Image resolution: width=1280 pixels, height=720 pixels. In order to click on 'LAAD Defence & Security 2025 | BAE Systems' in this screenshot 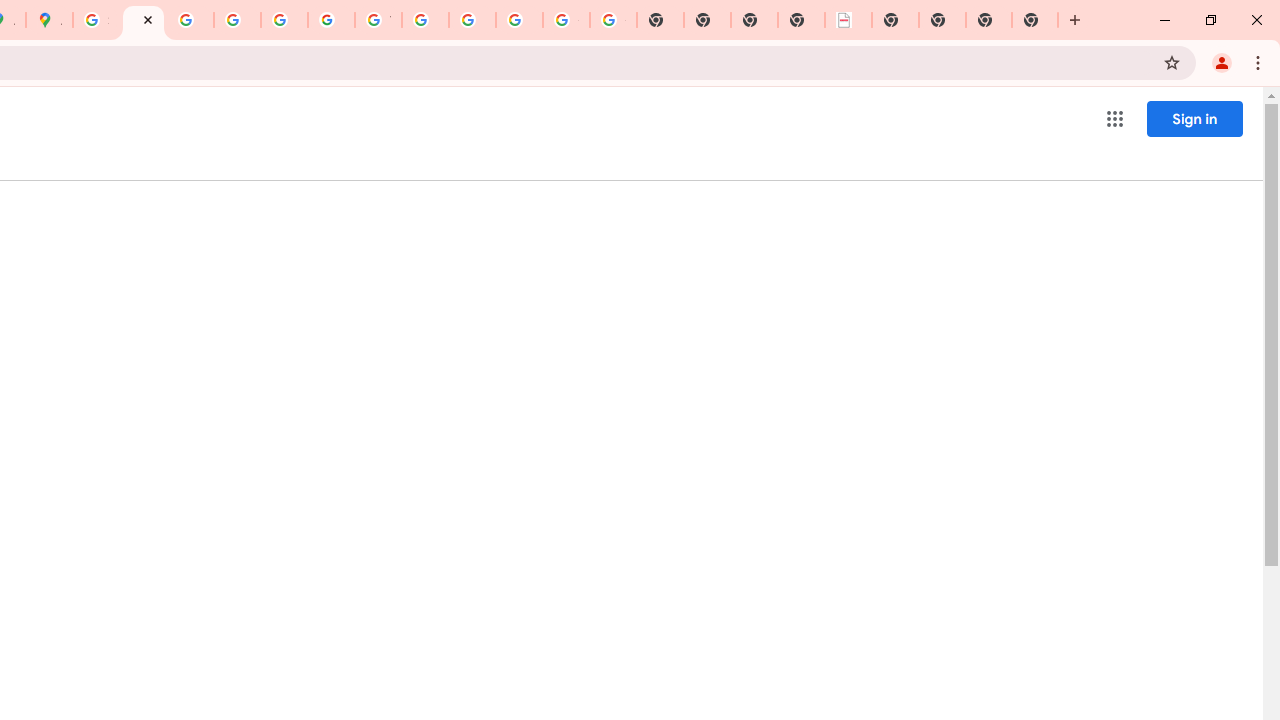, I will do `click(848, 20)`.